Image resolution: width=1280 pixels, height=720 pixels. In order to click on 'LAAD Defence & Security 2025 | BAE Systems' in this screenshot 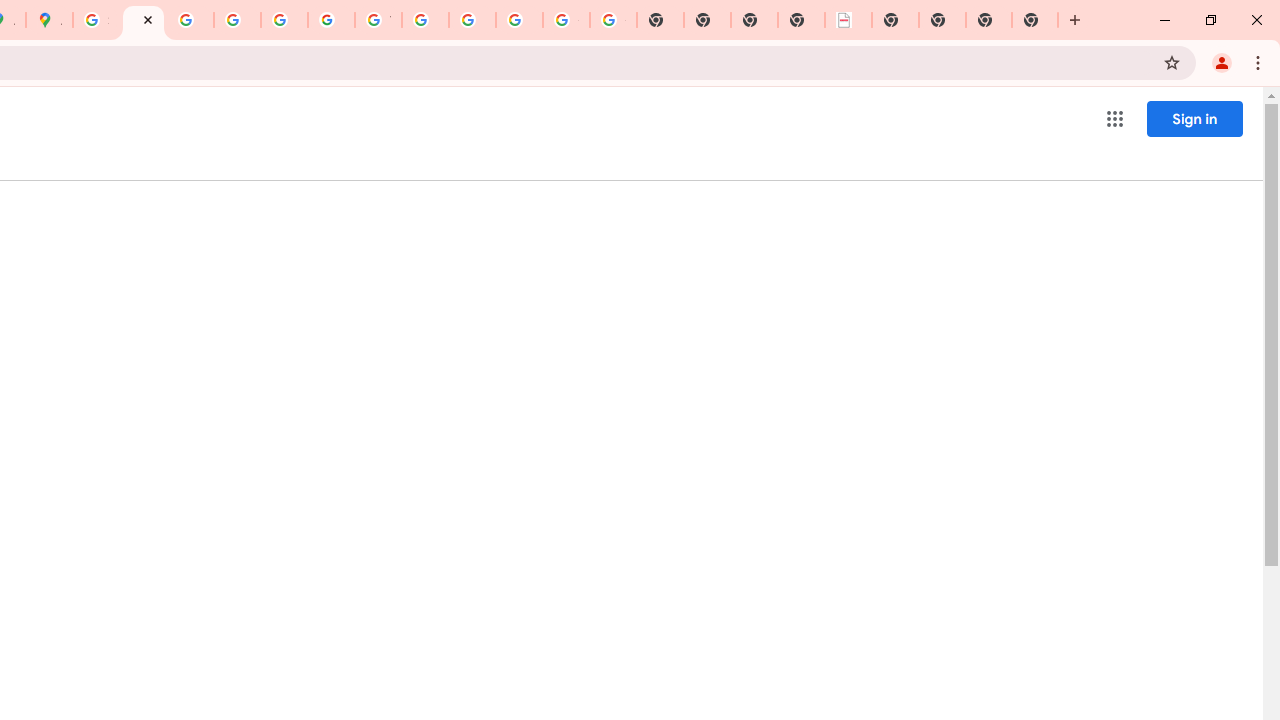, I will do `click(848, 20)`.